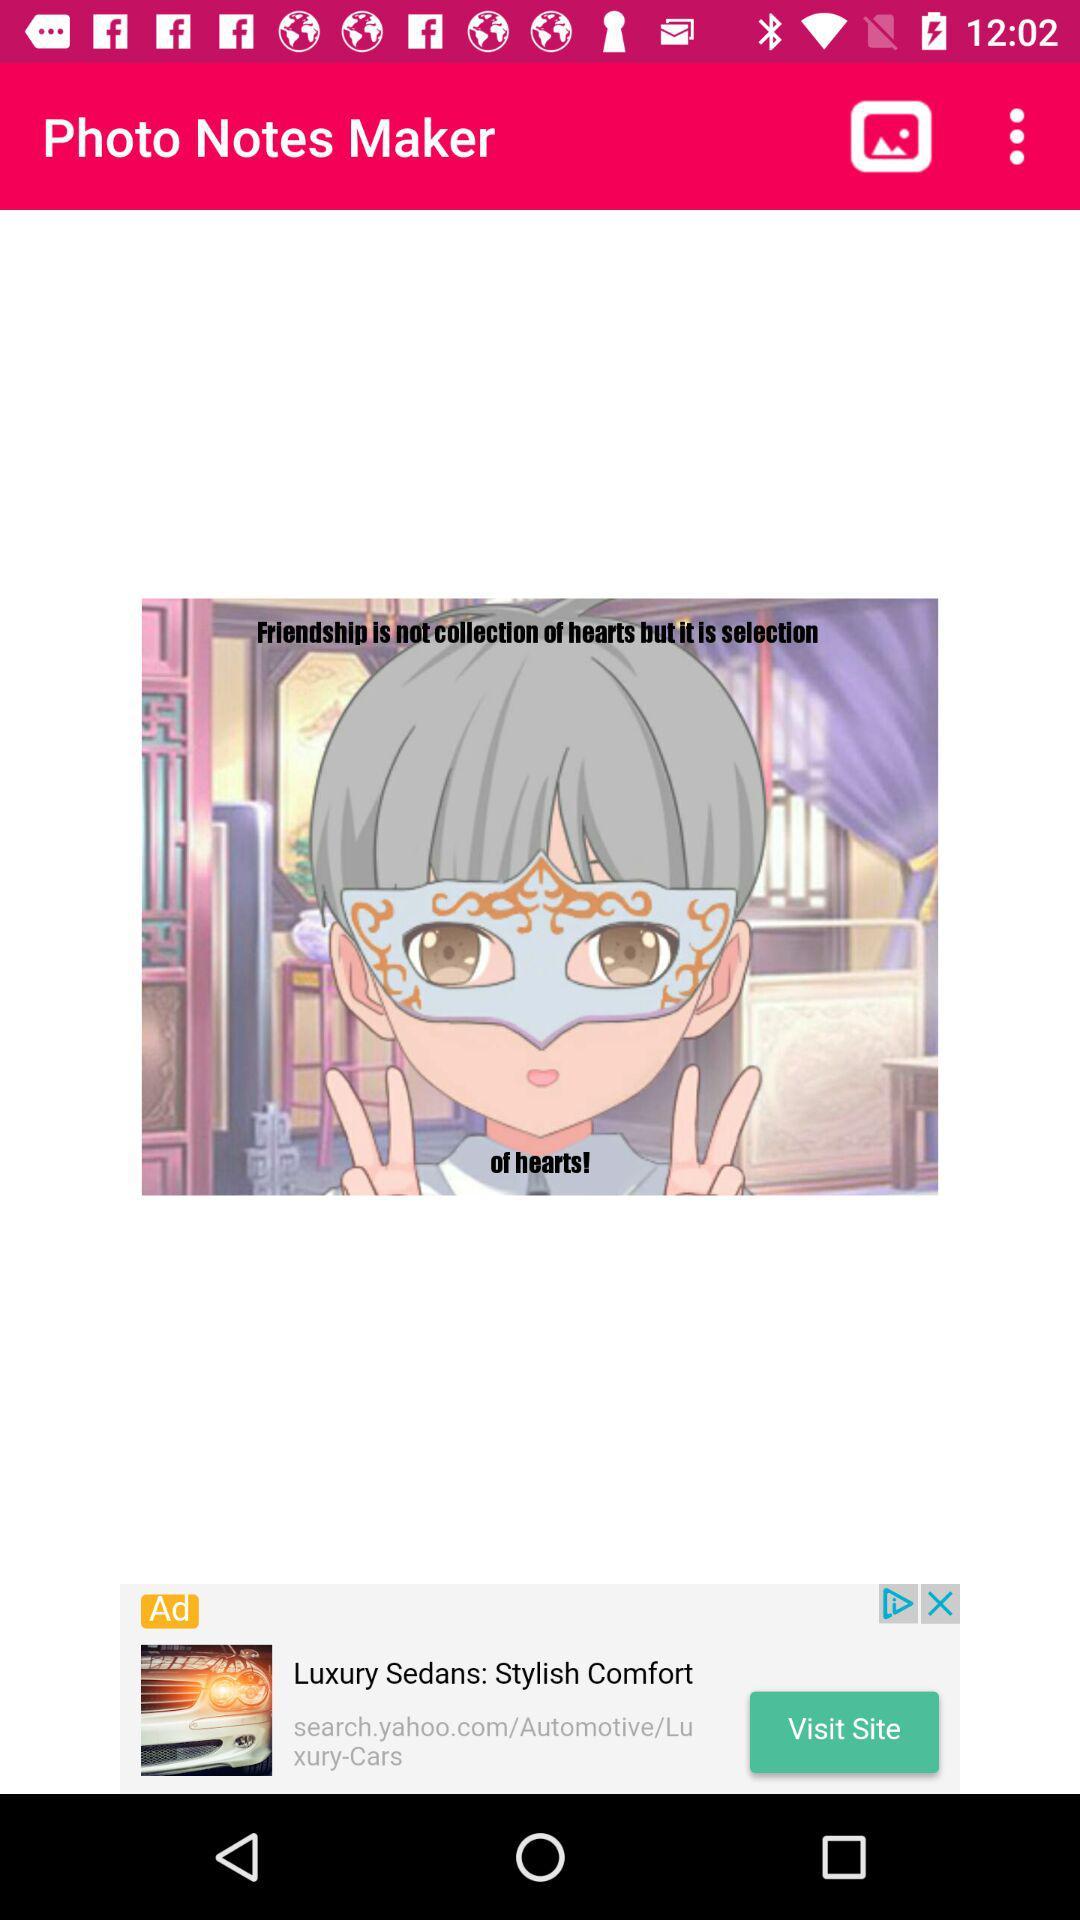  Describe the element at coordinates (1017, 135) in the screenshot. I see `customize` at that location.